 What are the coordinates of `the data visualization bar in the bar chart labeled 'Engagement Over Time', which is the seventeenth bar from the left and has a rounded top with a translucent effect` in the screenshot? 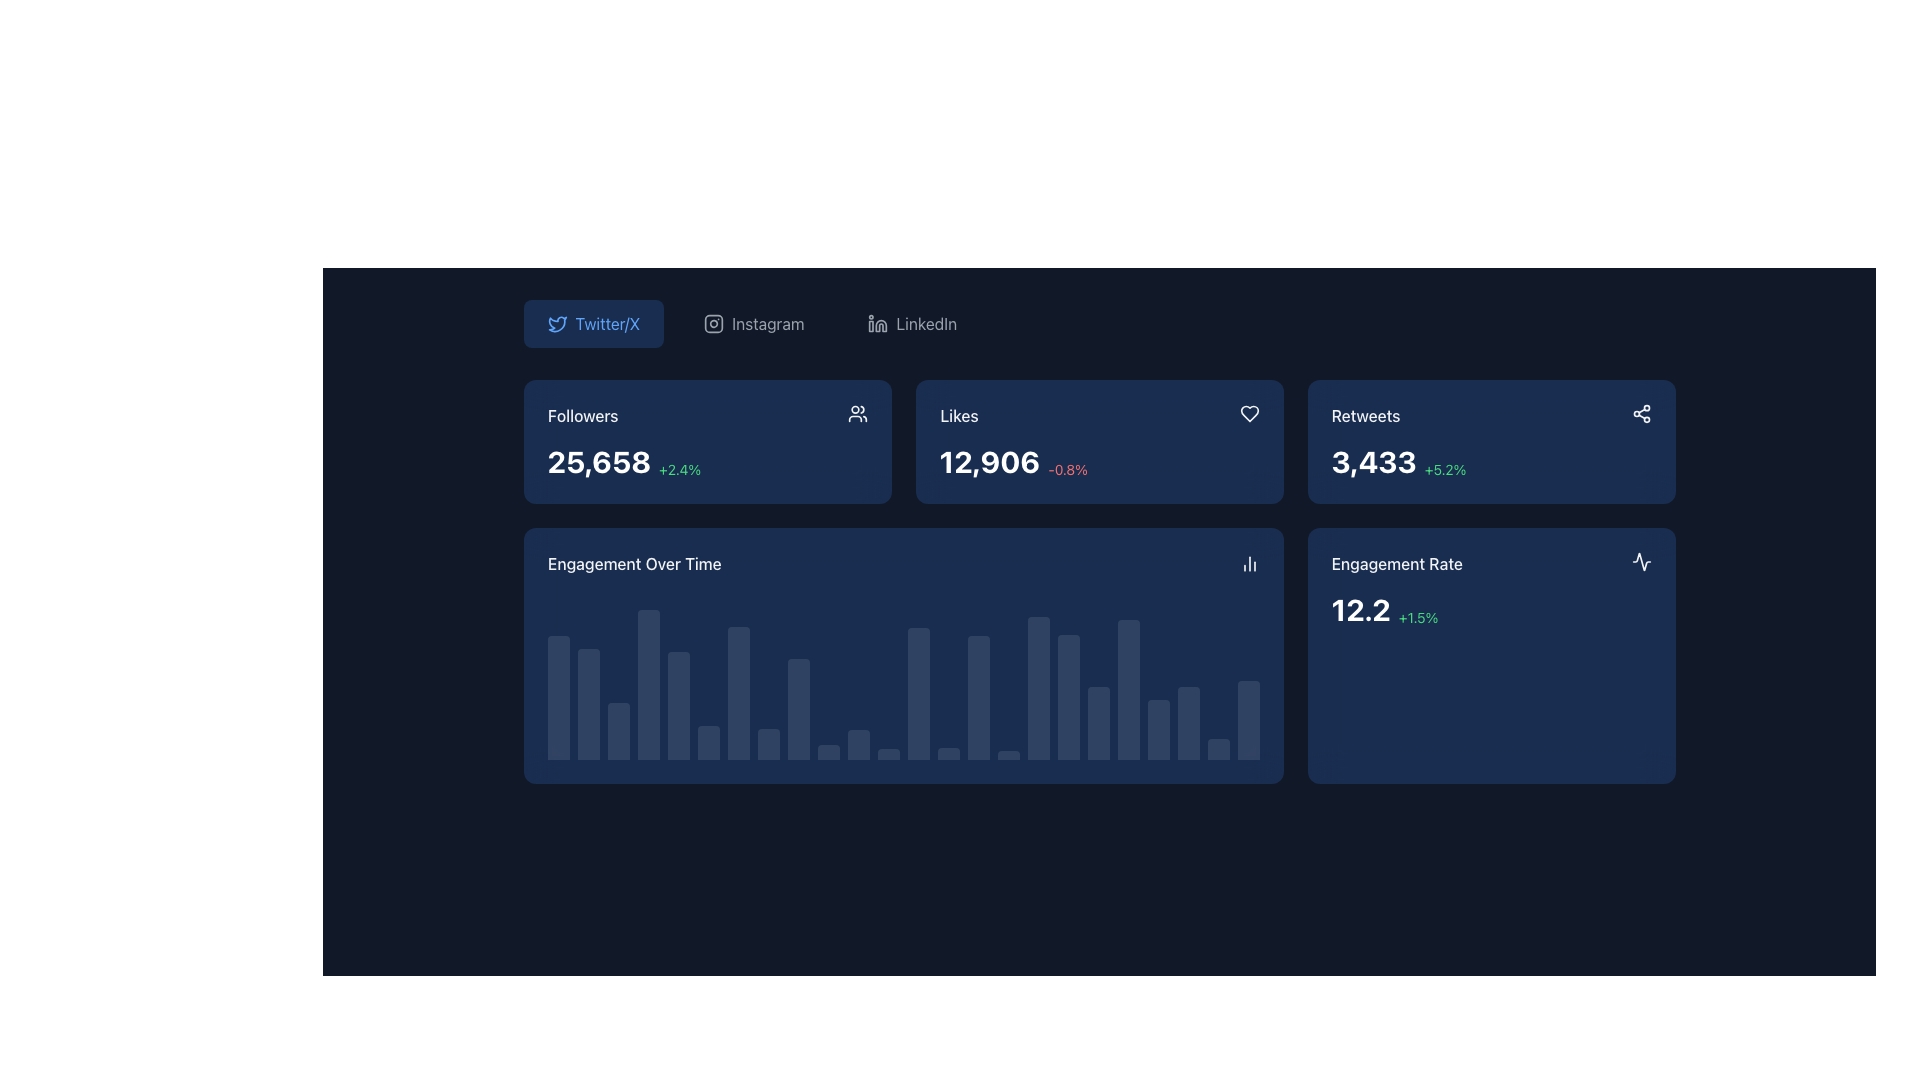 It's located at (1038, 687).